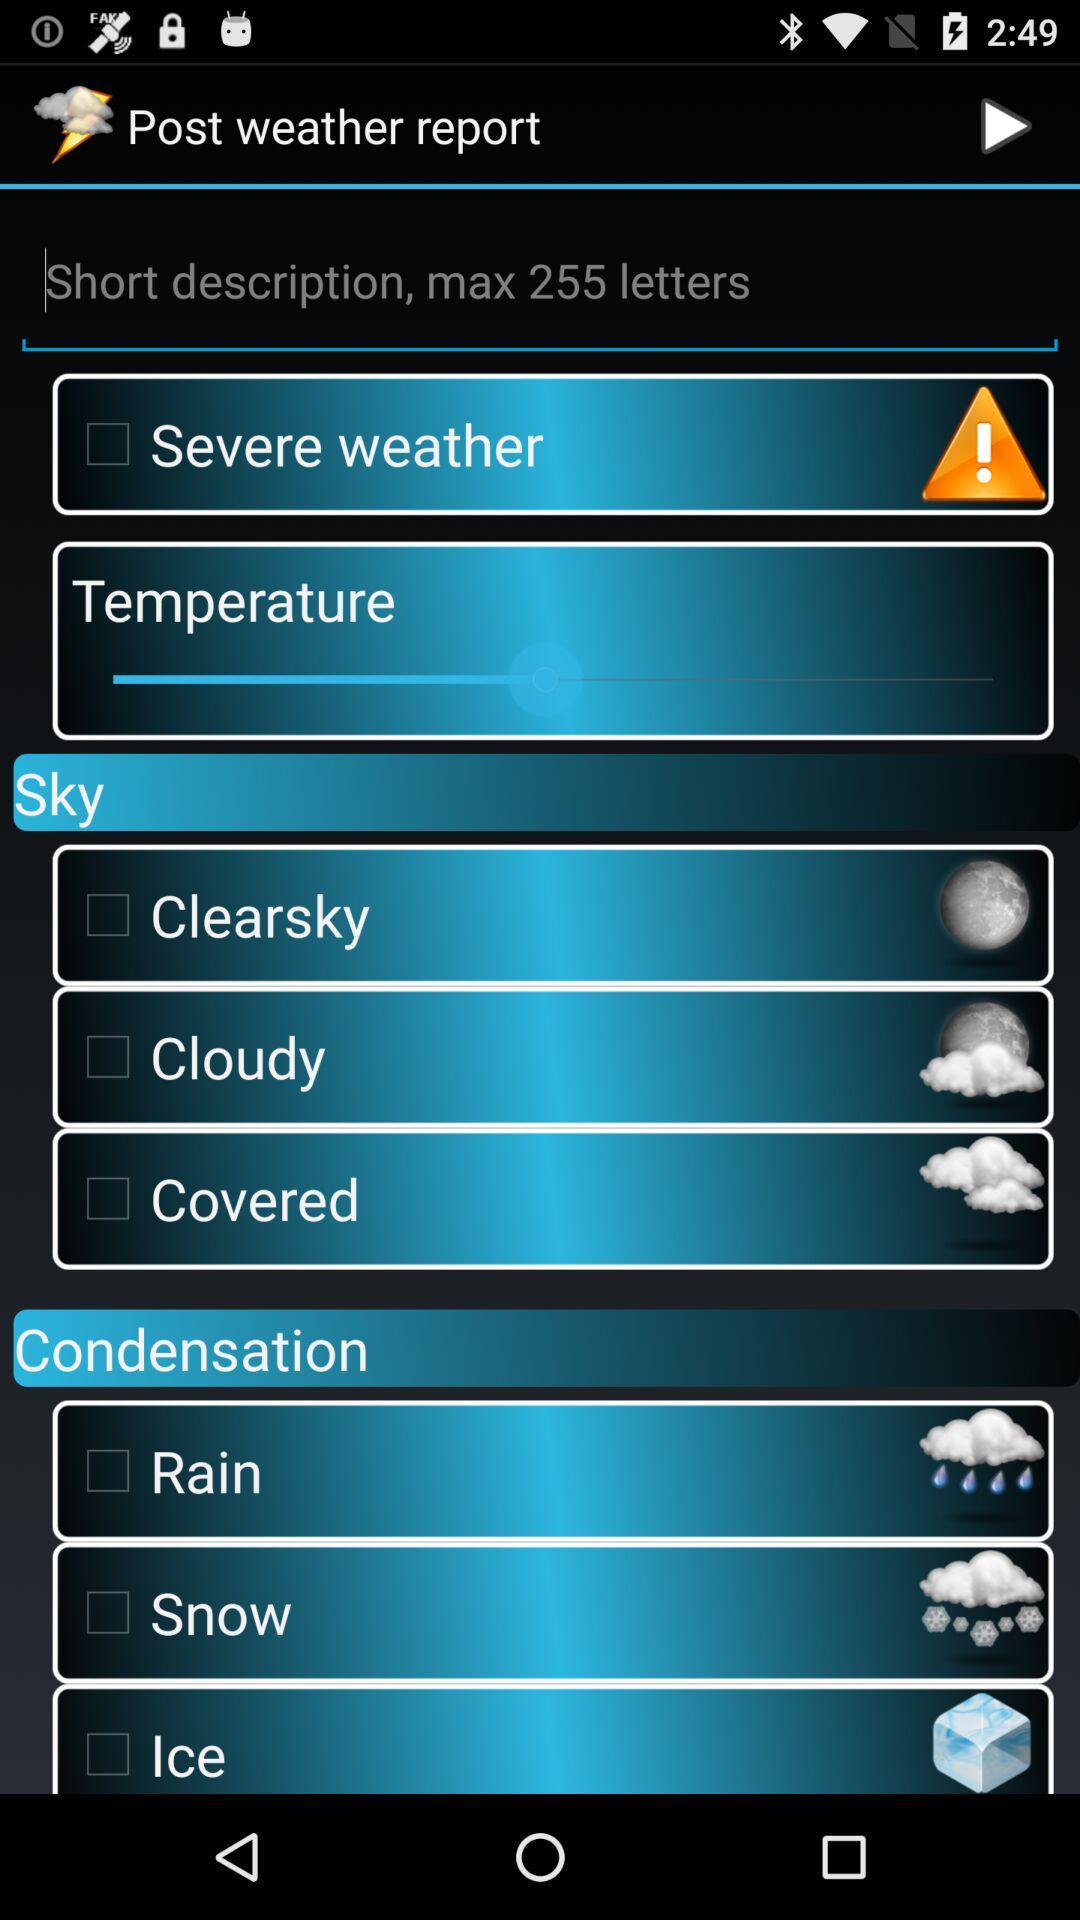 Image resolution: width=1080 pixels, height=1920 pixels. What do you see at coordinates (1006, 124) in the screenshot?
I see `start the weather report` at bounding box center [1006, 124].